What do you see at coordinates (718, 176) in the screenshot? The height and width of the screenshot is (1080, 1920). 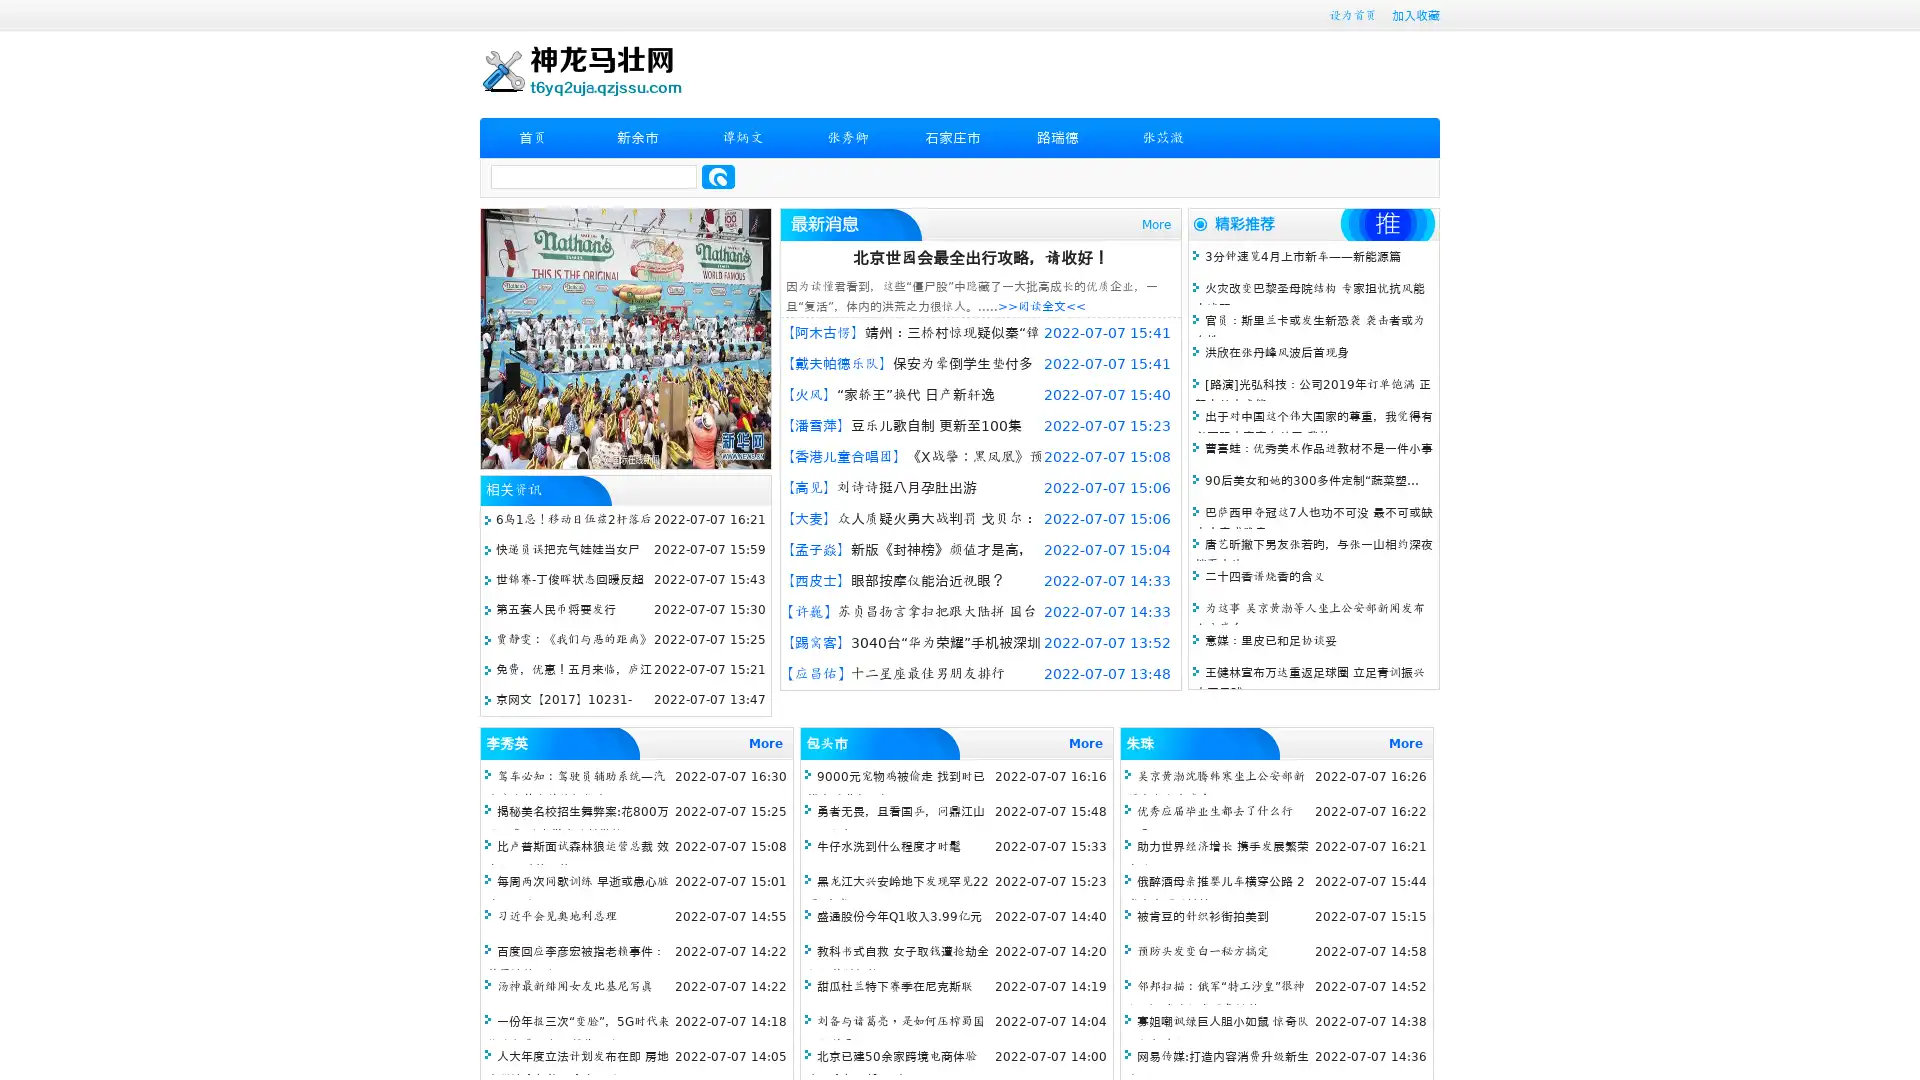 I see `Search` at bounding box center [718, 176].